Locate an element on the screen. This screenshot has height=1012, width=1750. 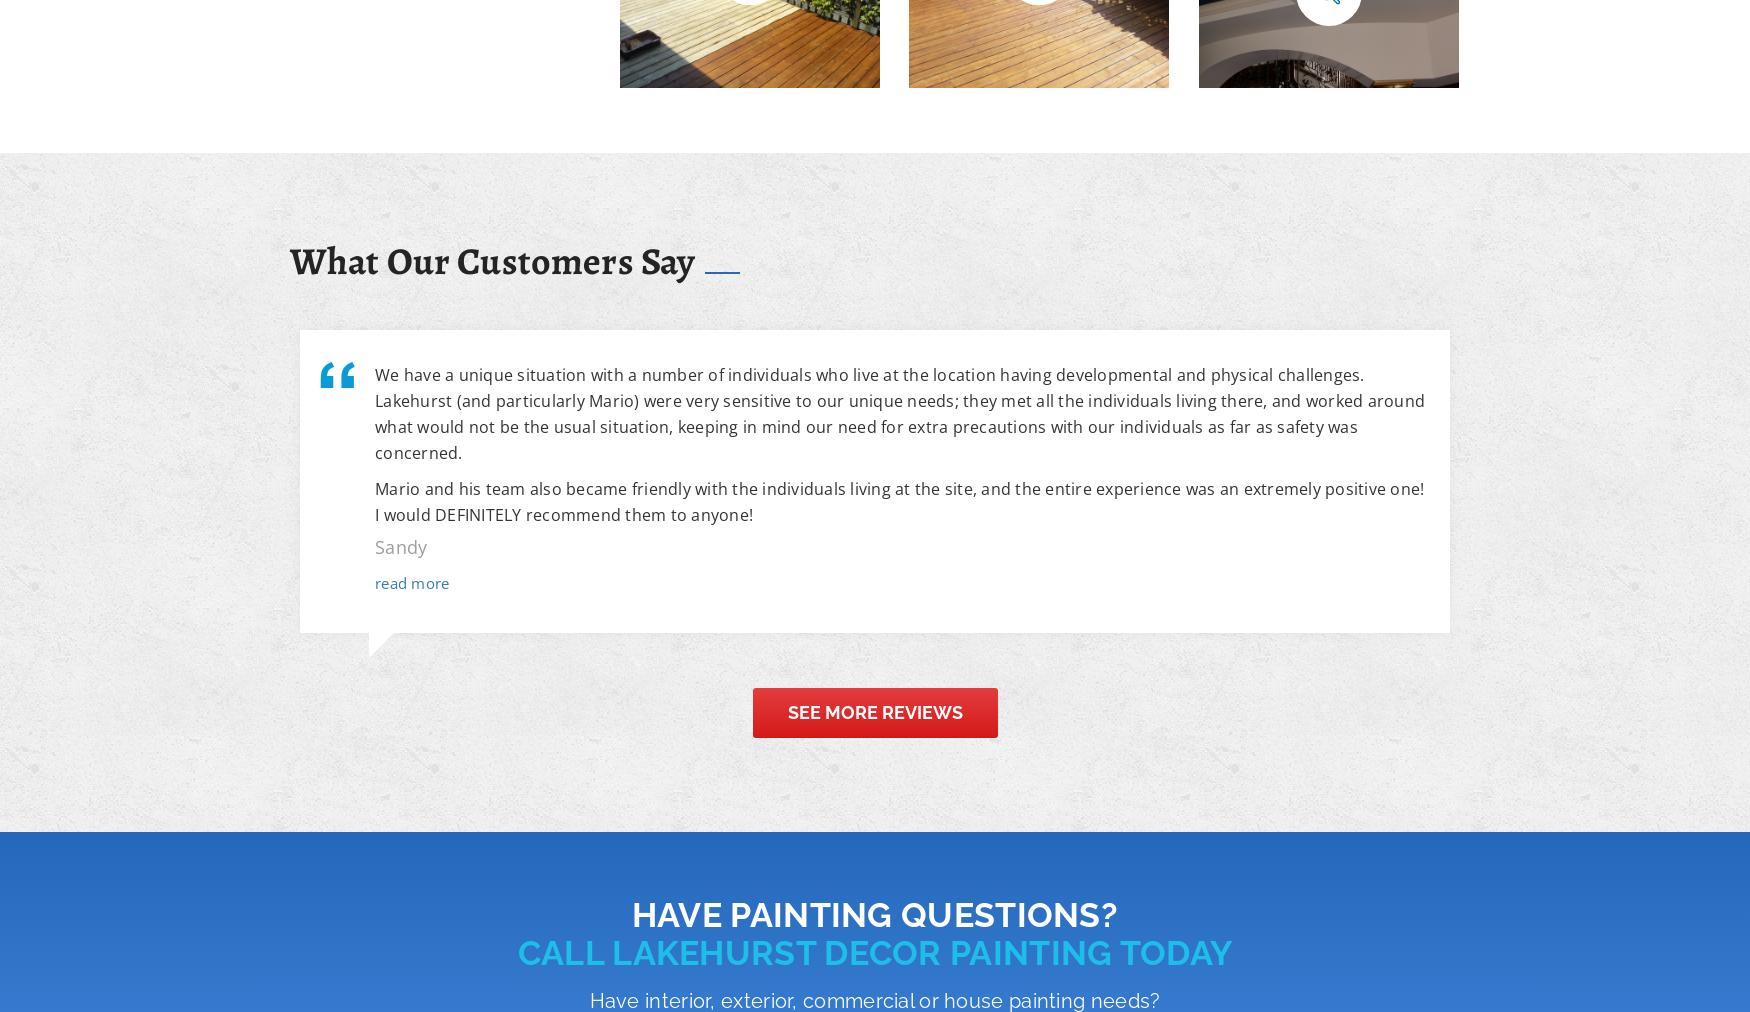
'• Before' is located at coordinates (1249, 41).